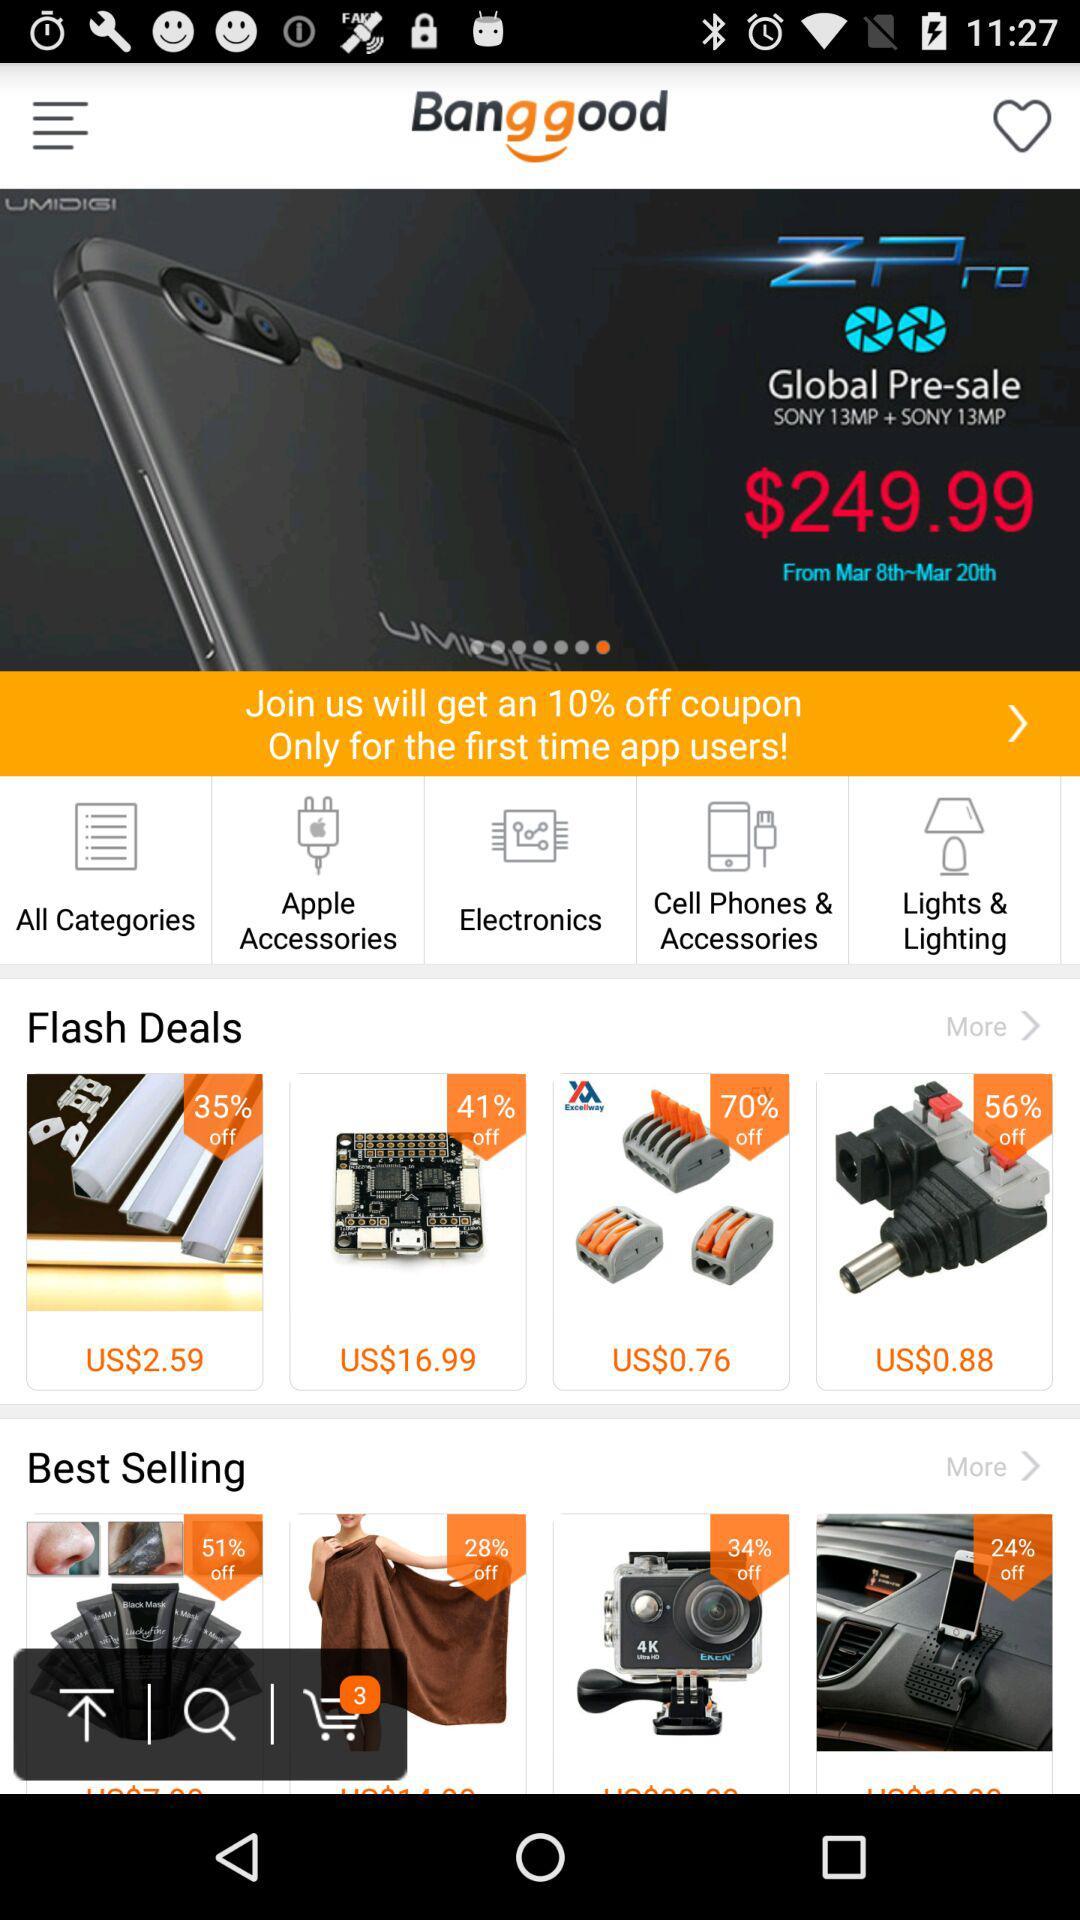  I want to click on the favorite icon, so click(1022, 133).